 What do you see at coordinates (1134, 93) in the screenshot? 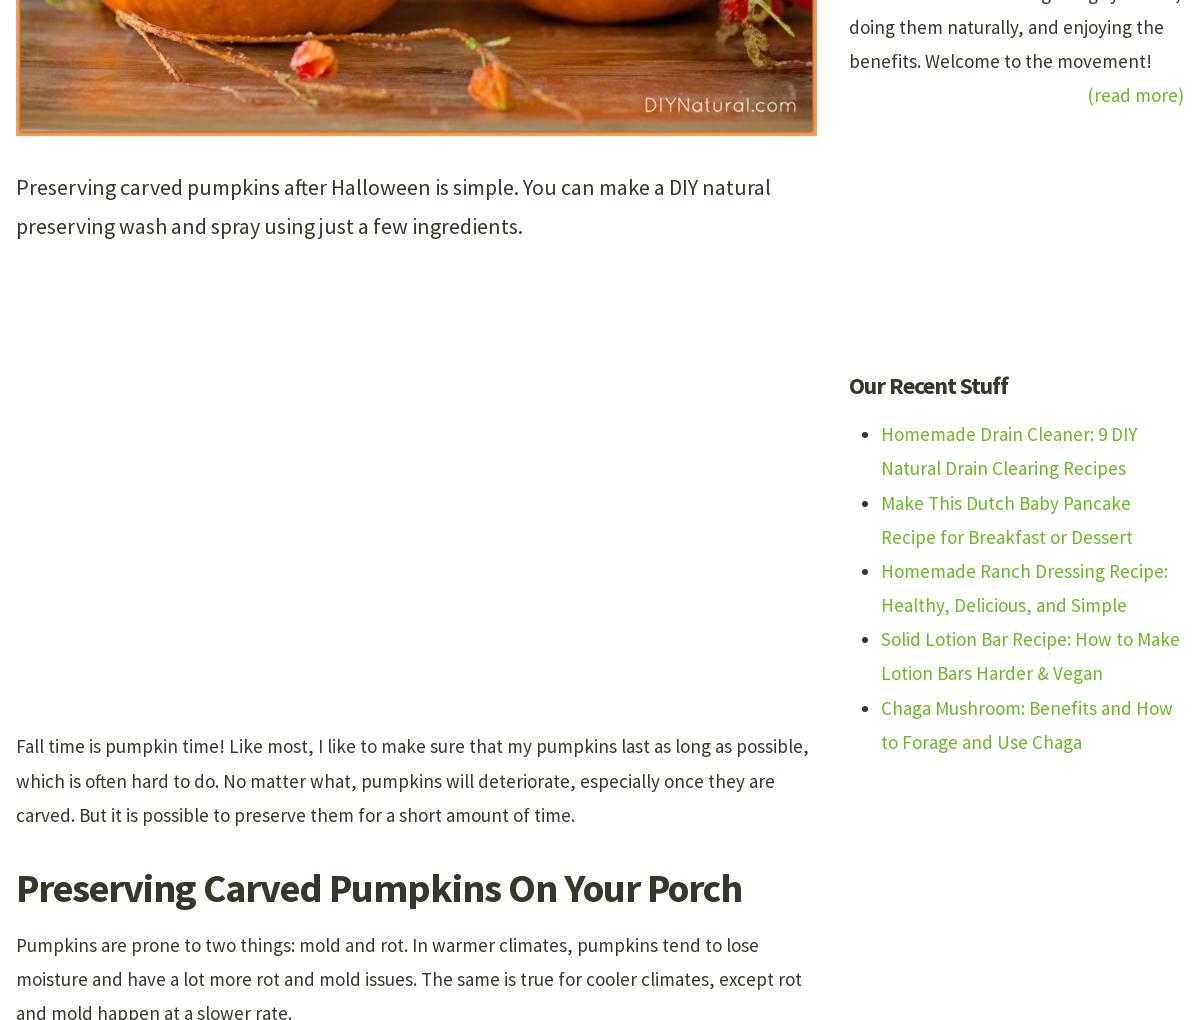
I see `'(read more)'` at bounding box center [1134, 93].